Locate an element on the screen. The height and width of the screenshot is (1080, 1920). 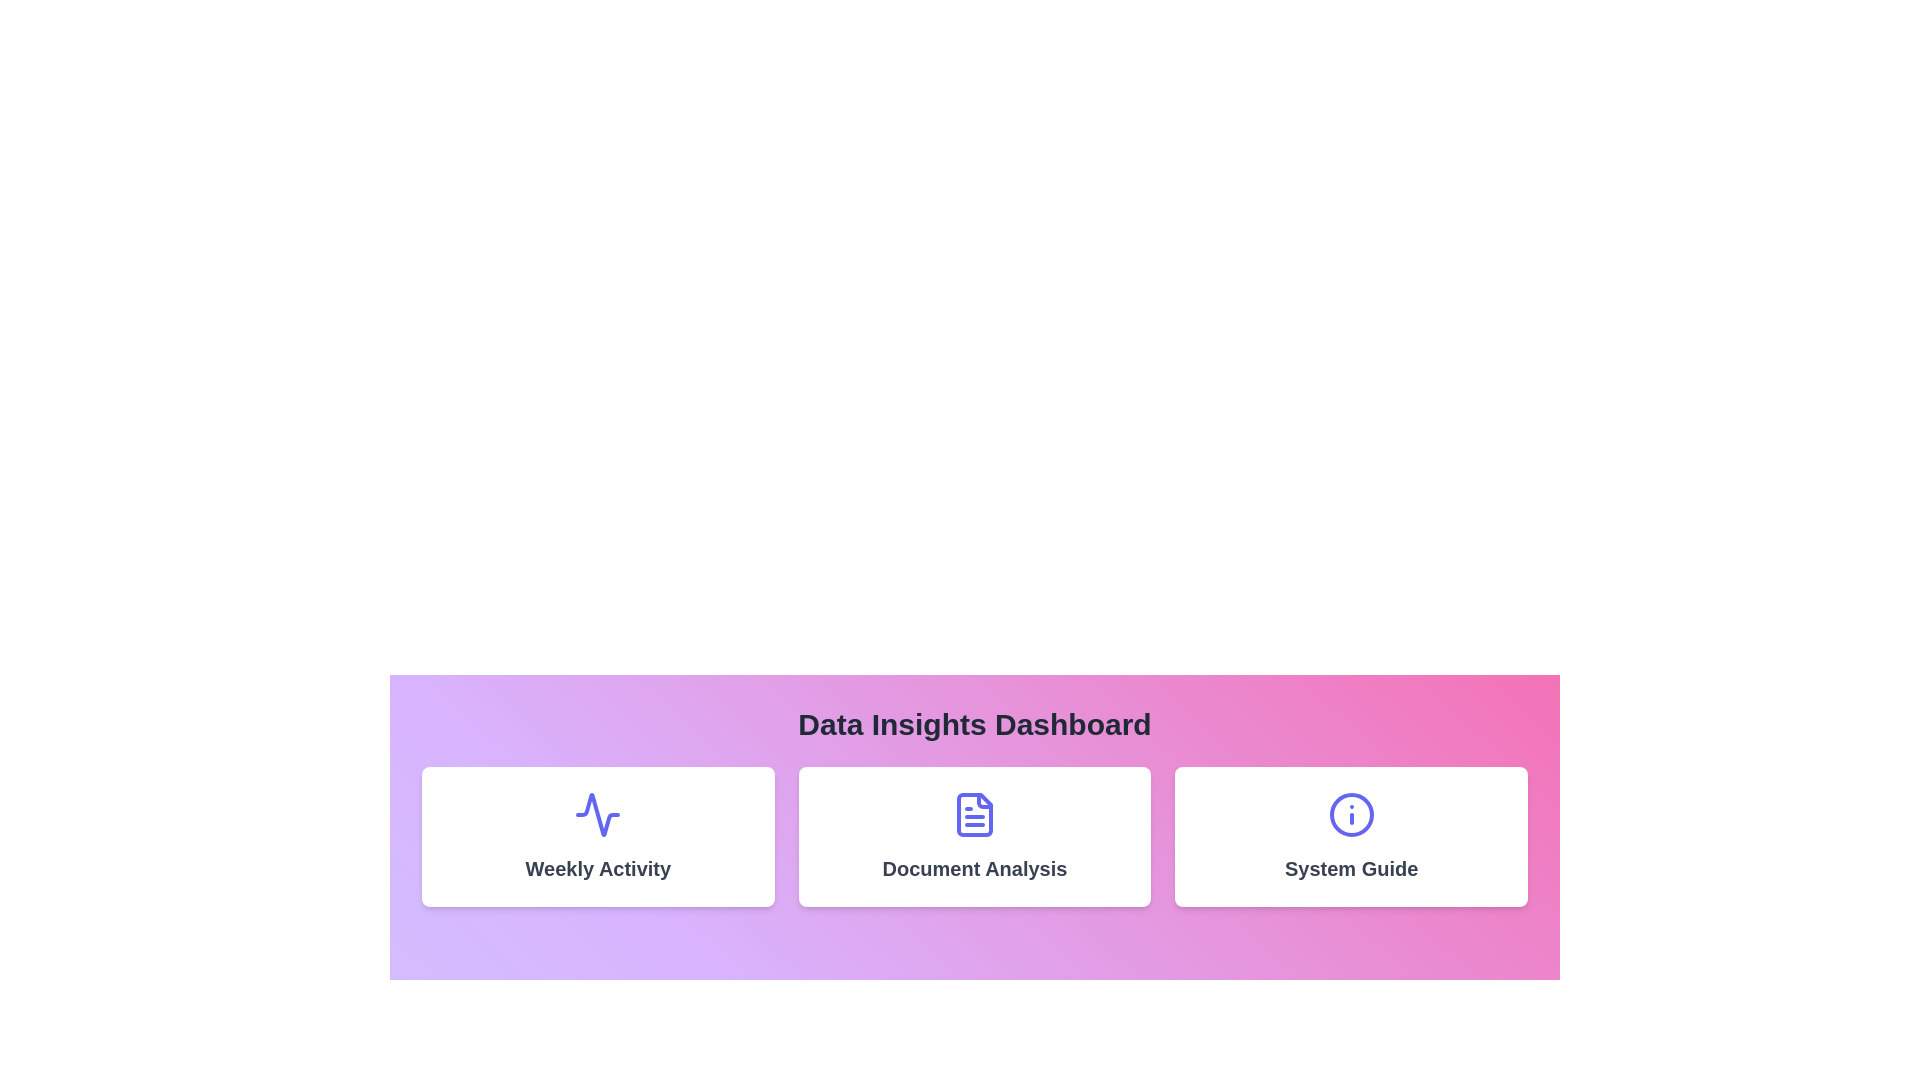
the blue document icon located in the center of the three options under 'Data Insights Dashboard', directly above 'Document Analysis' is located at coordinates (974, 814).